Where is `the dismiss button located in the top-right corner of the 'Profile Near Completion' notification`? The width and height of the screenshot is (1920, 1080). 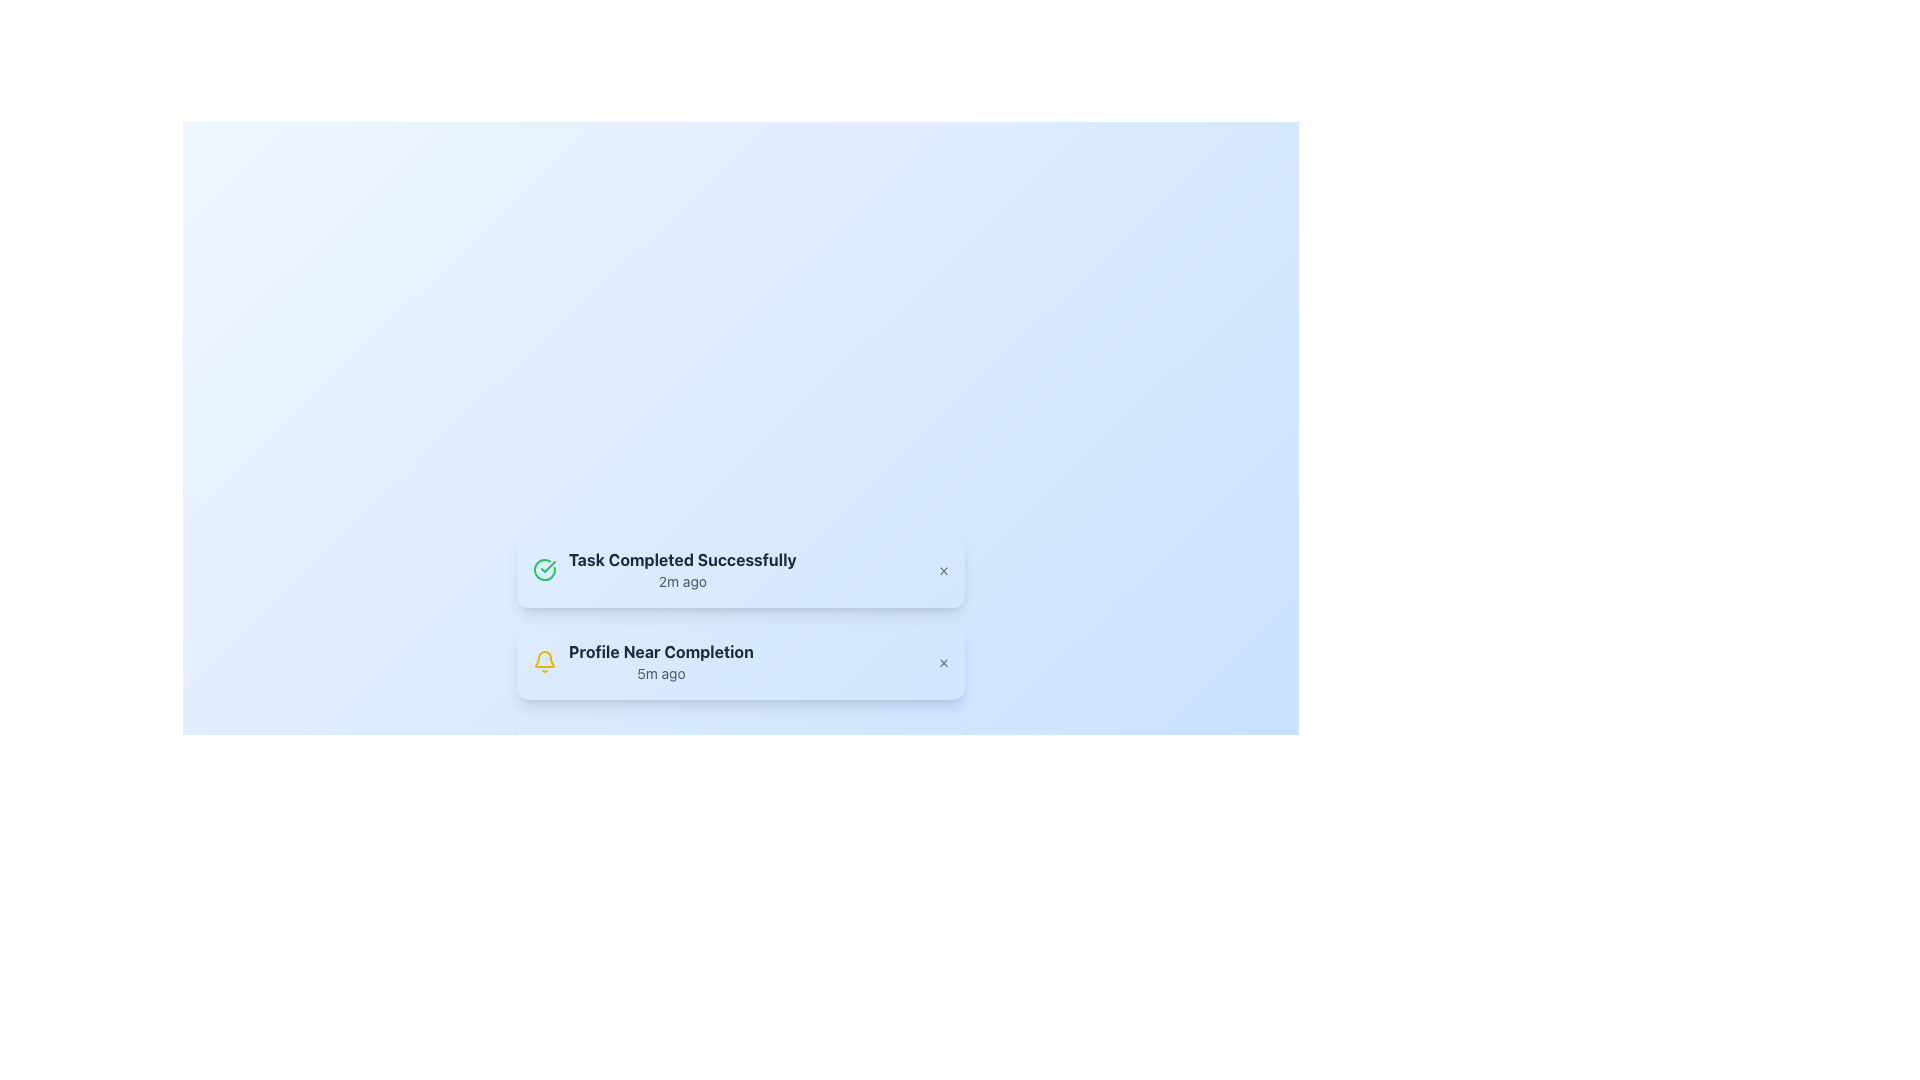 the dismiss button located in the top-right corner of the 'Profile Near Completion' notification is located at coordinates (943, 662).